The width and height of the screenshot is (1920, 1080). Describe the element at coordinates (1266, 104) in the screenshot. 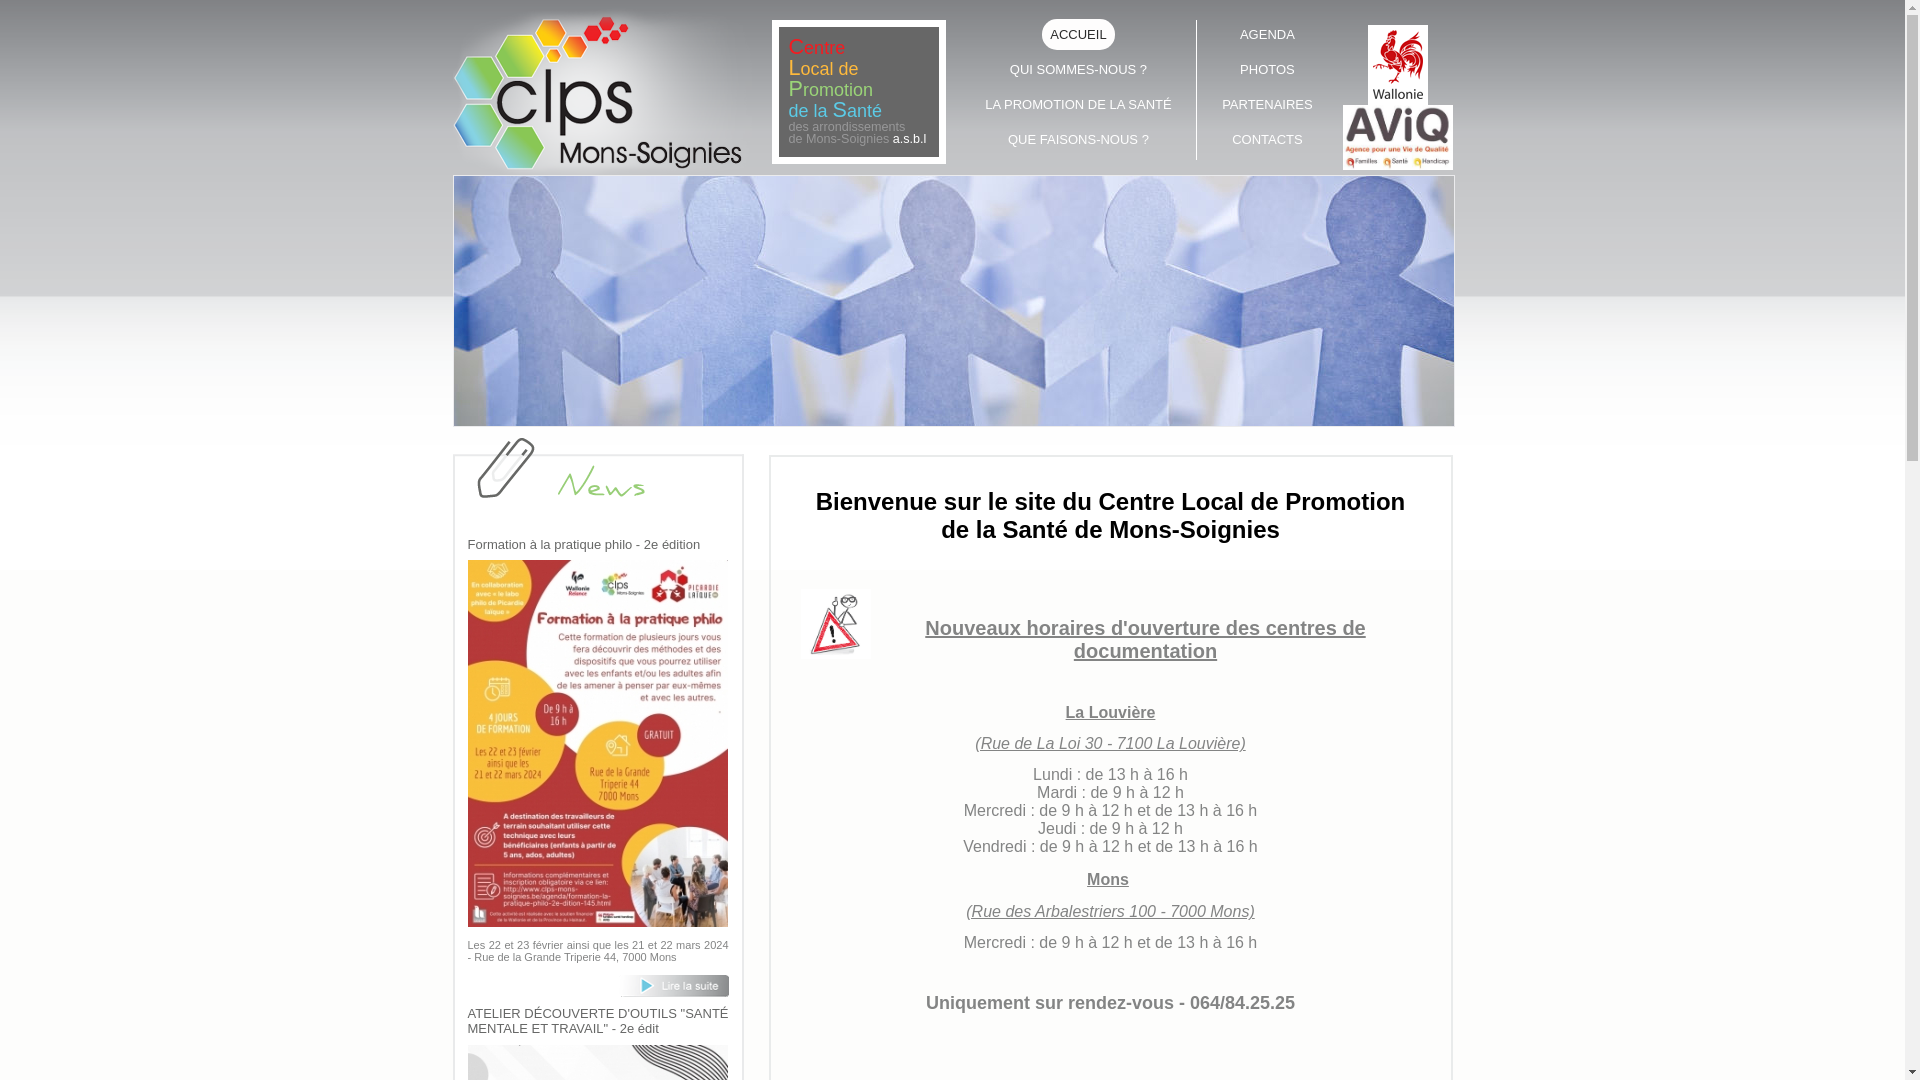

I see `'PARTENAIRES'` at that location.